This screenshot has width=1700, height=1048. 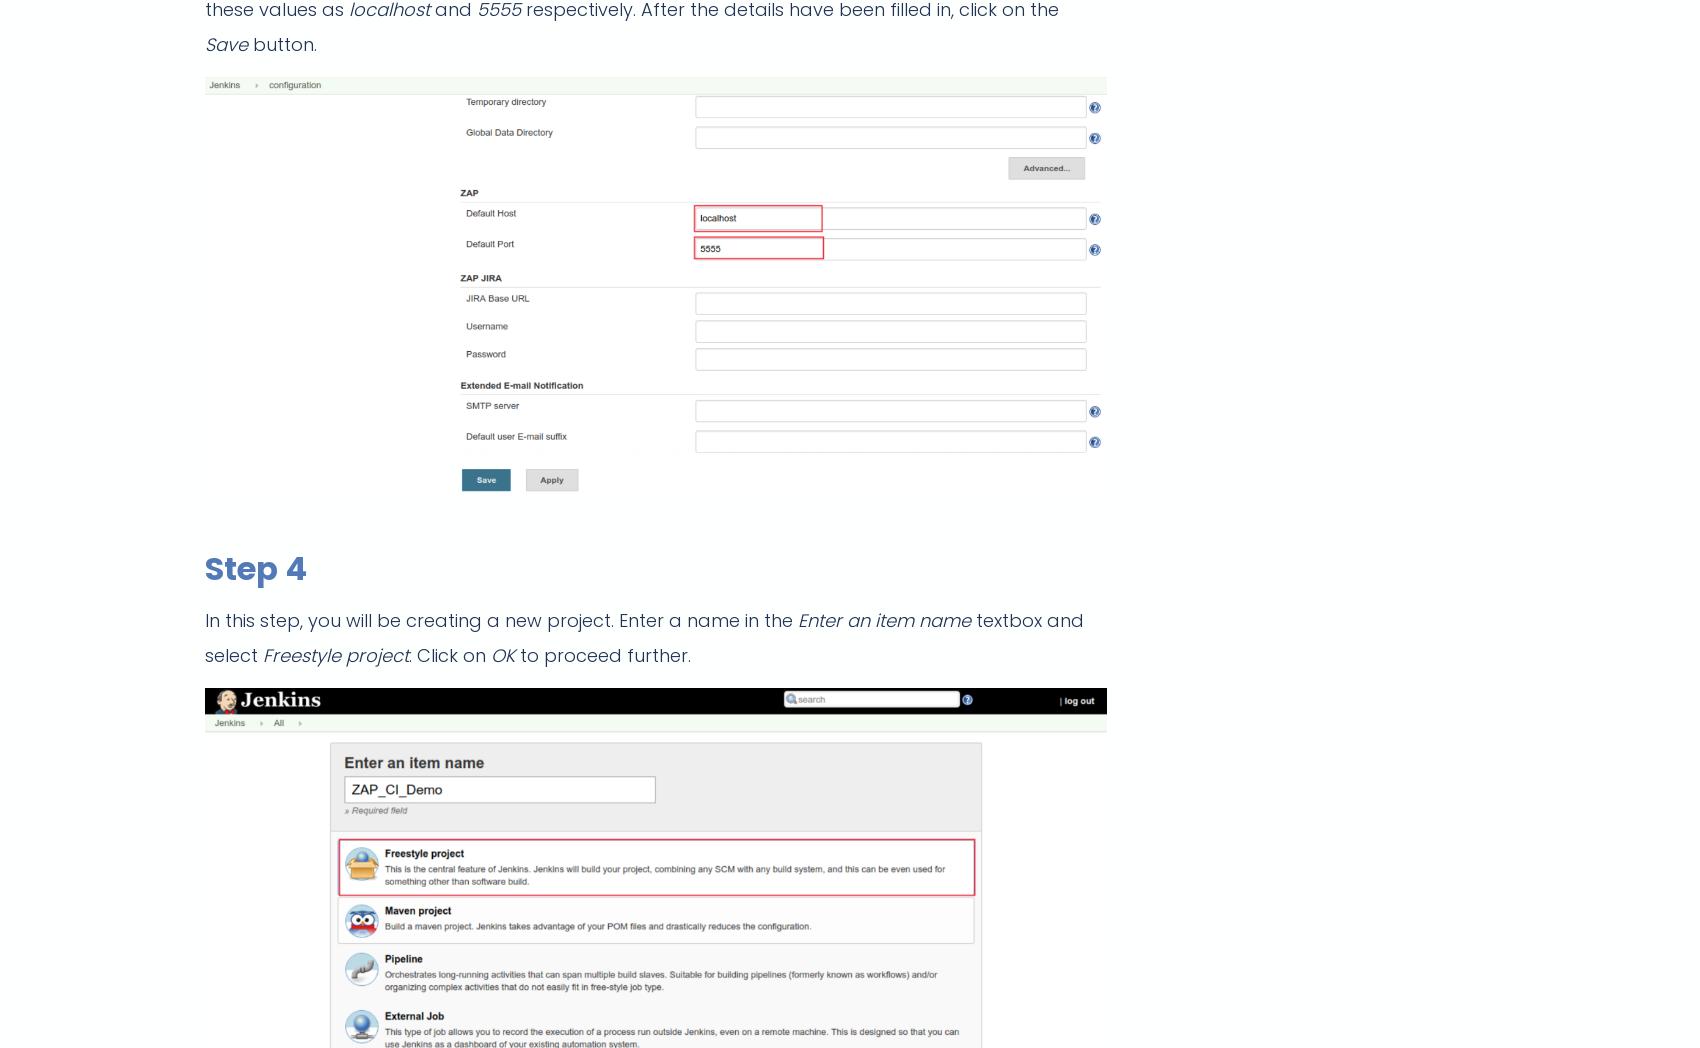 What do you see at coordinates (490, 654) in the screenshot?
I see `'OK'` at bounding box center [490, 654].